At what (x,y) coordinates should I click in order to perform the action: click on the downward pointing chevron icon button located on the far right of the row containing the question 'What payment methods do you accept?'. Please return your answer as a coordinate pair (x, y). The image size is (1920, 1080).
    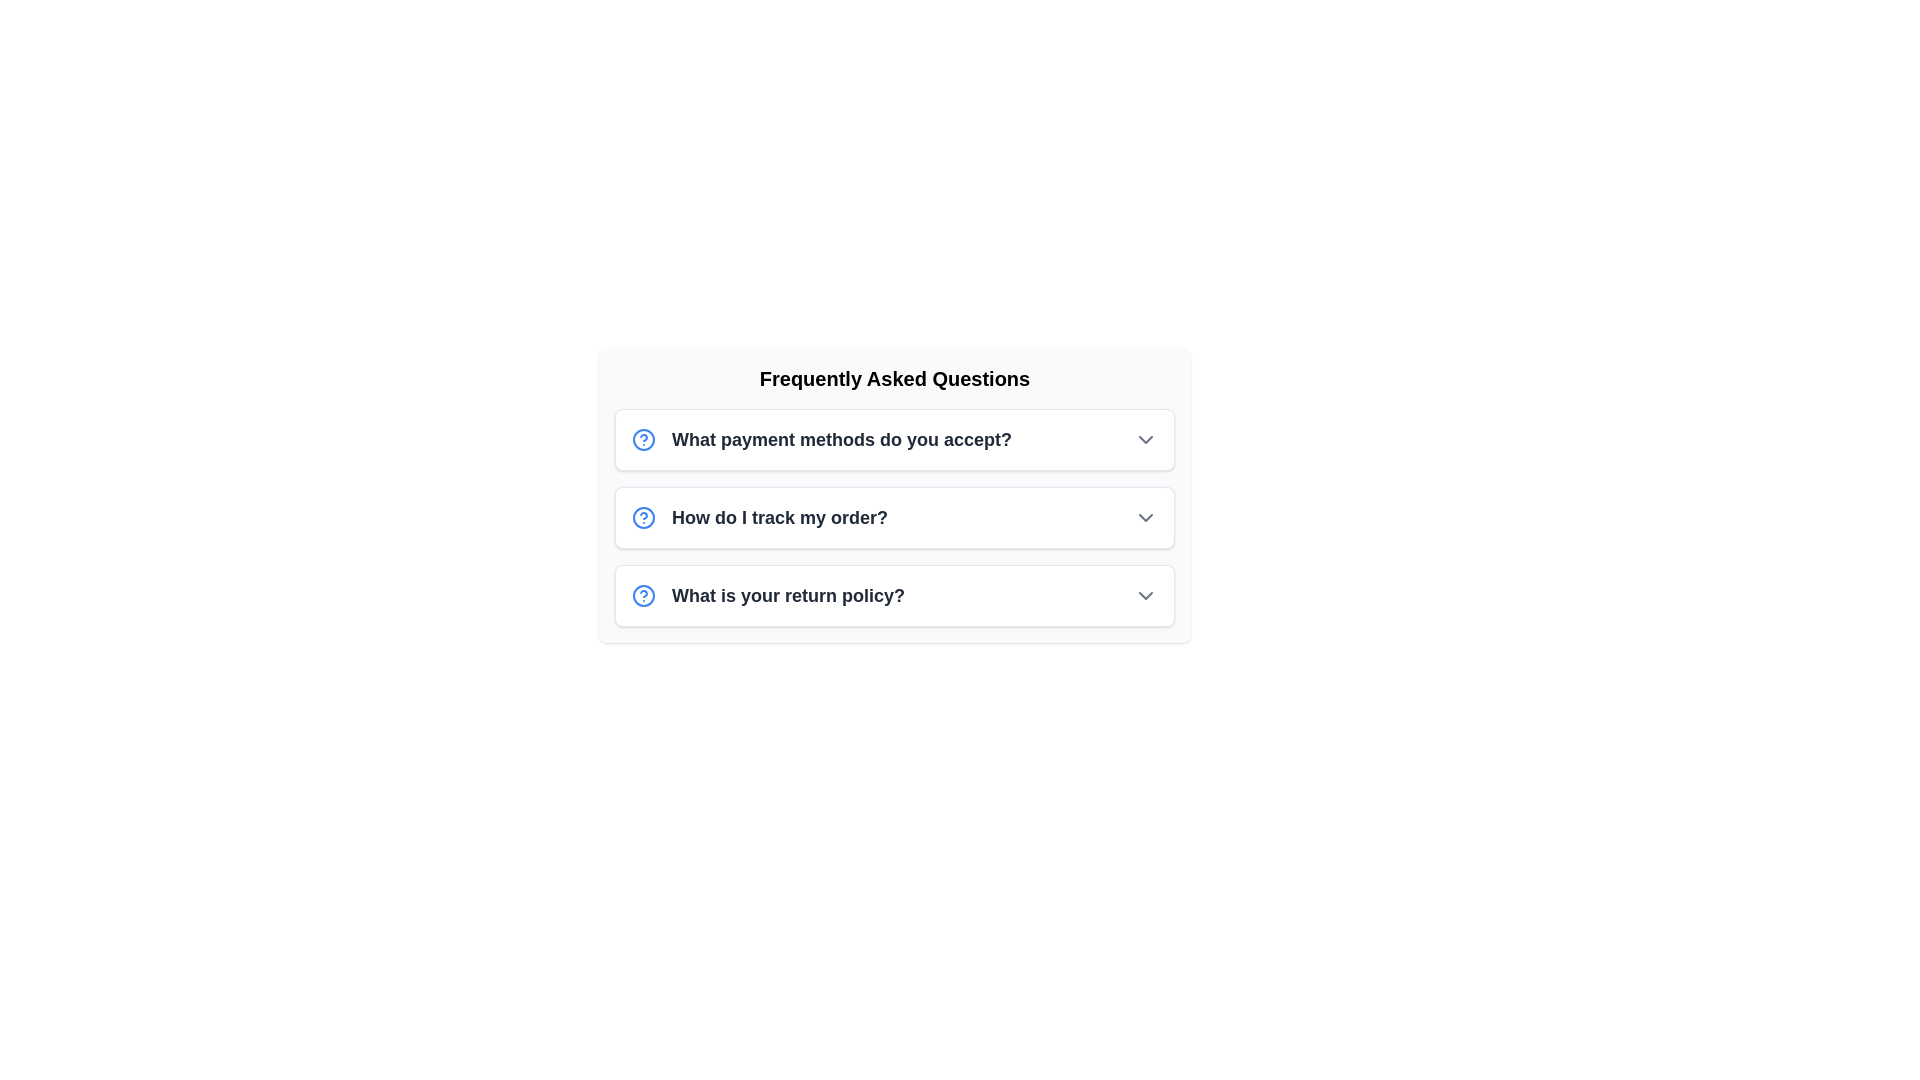
    Looking at the image, I should click on (1146, 438).